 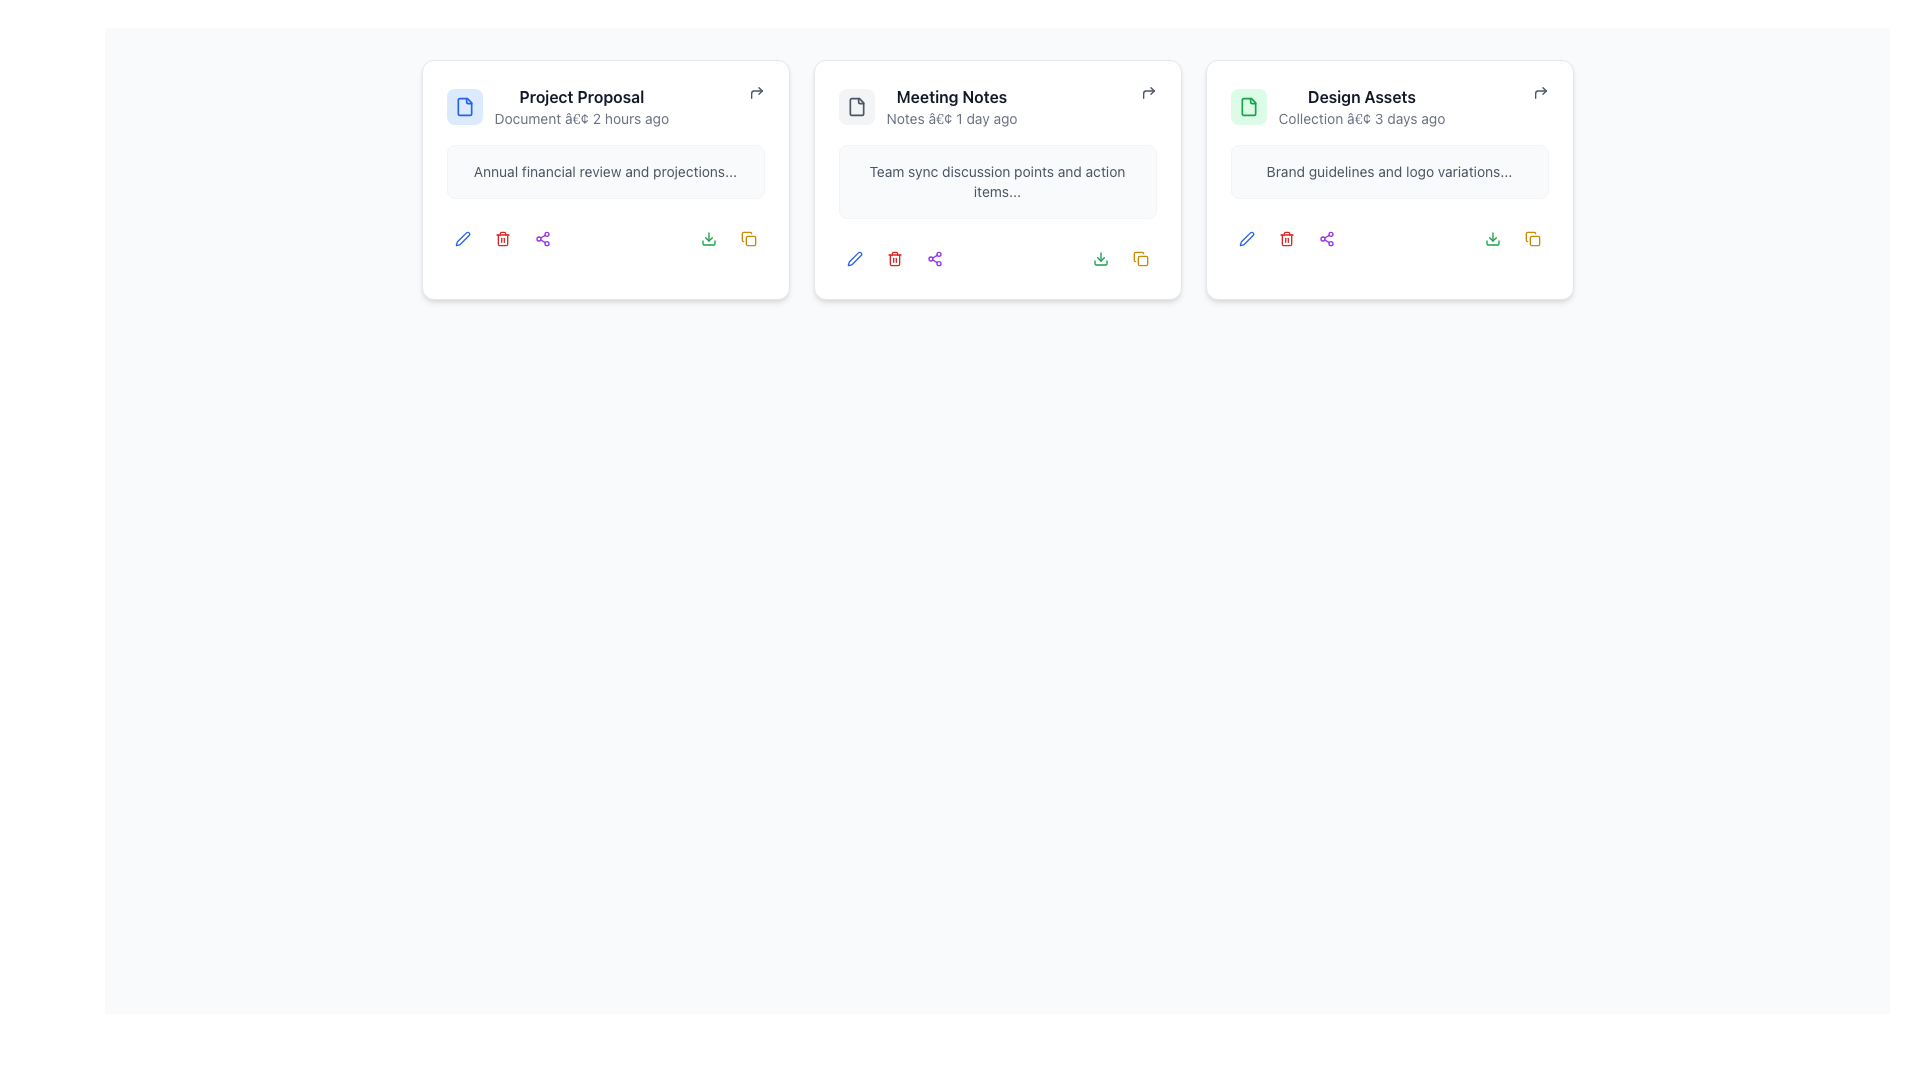 What do you see at coordinates (604, 107) in the screenshot?
I see `the document or project proposal summary element located at the top of the first card in a three-column grid layout` at bounding box center [604, 107].